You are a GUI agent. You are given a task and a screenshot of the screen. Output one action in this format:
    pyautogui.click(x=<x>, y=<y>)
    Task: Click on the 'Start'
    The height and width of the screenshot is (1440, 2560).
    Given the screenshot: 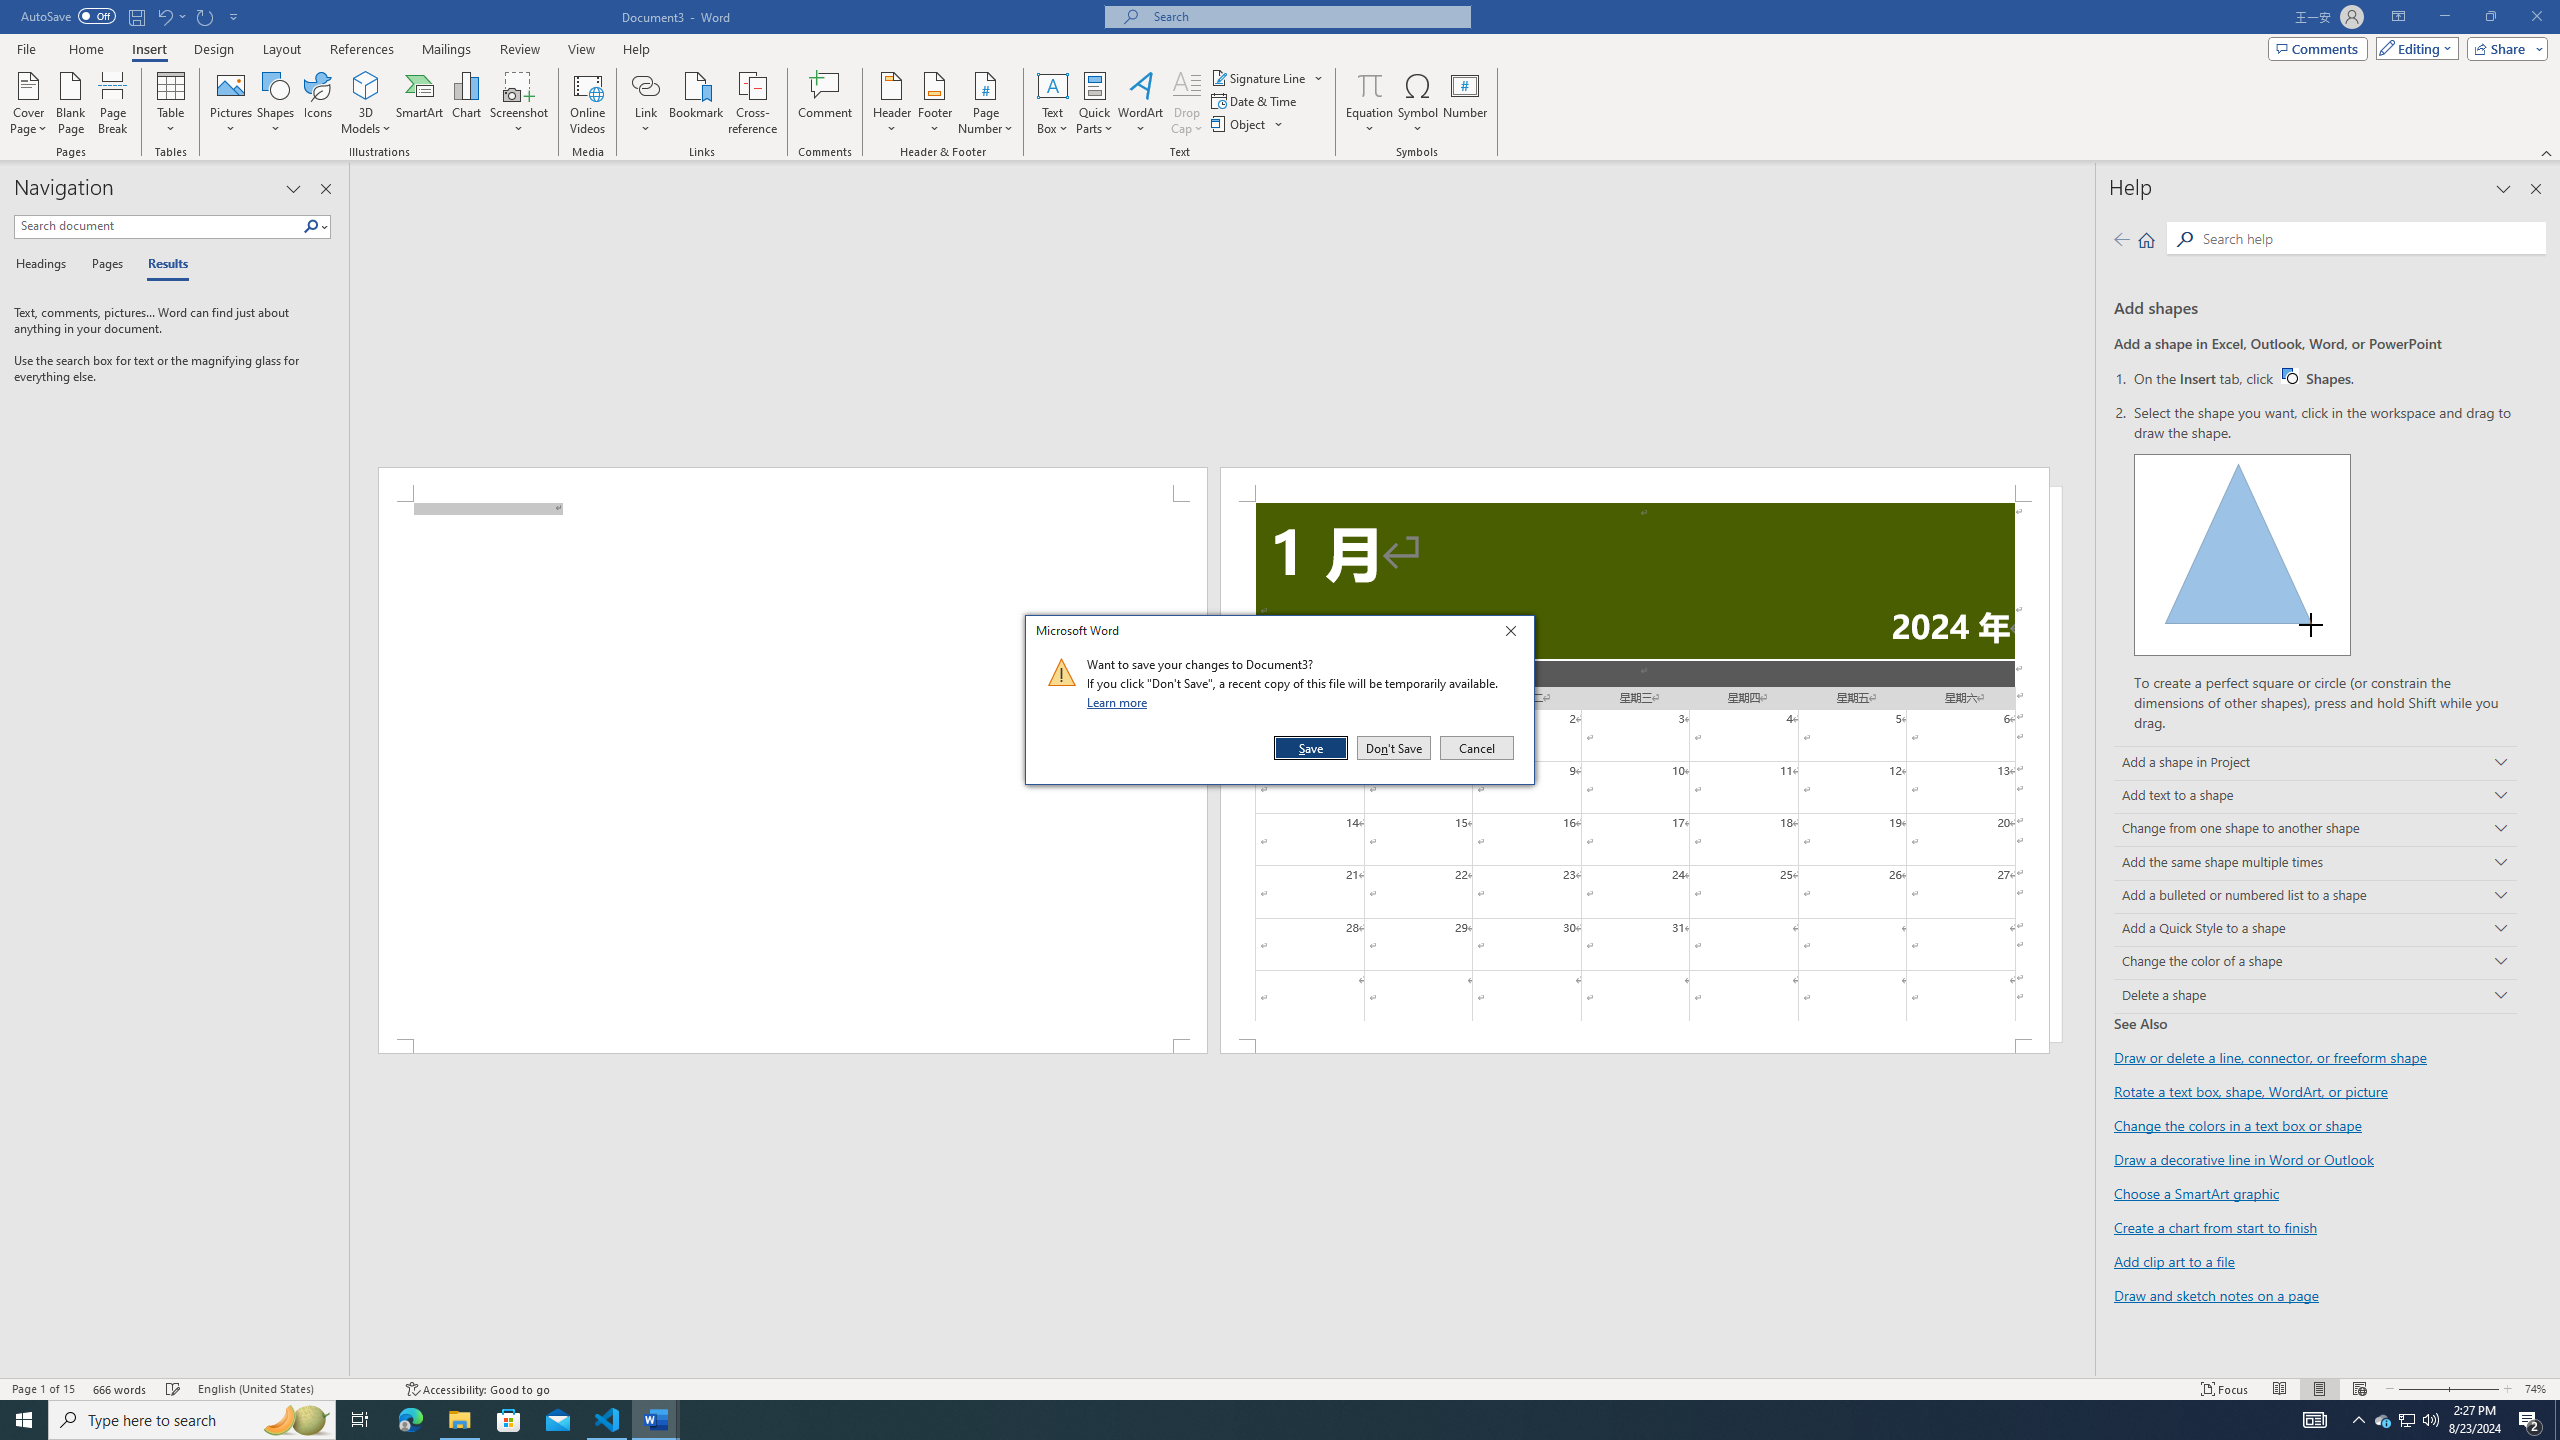 What is the action you would take?
    pyautogui.click(x=24, y=1418)
    